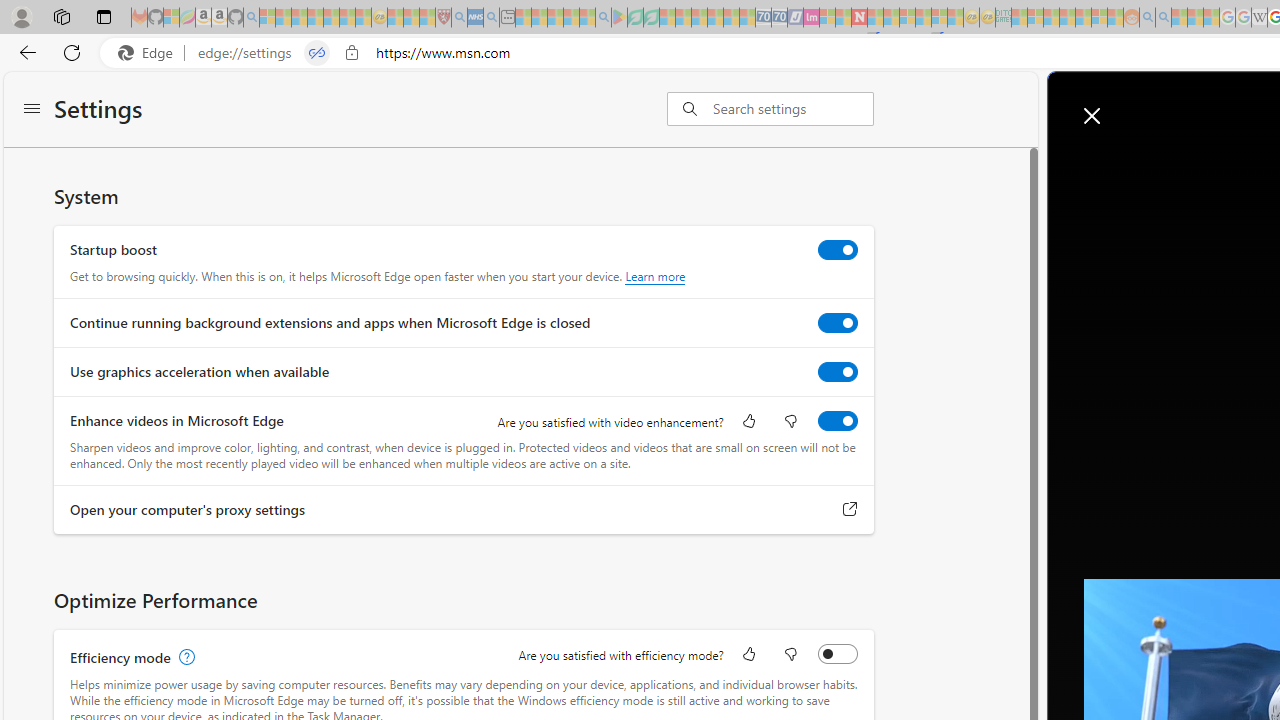 The image size is (1280, 720). Describe the element at coordinates (1258, 17) in the screenshot. I see `'Target page - Wikipedia - Sleeping'` at that location.